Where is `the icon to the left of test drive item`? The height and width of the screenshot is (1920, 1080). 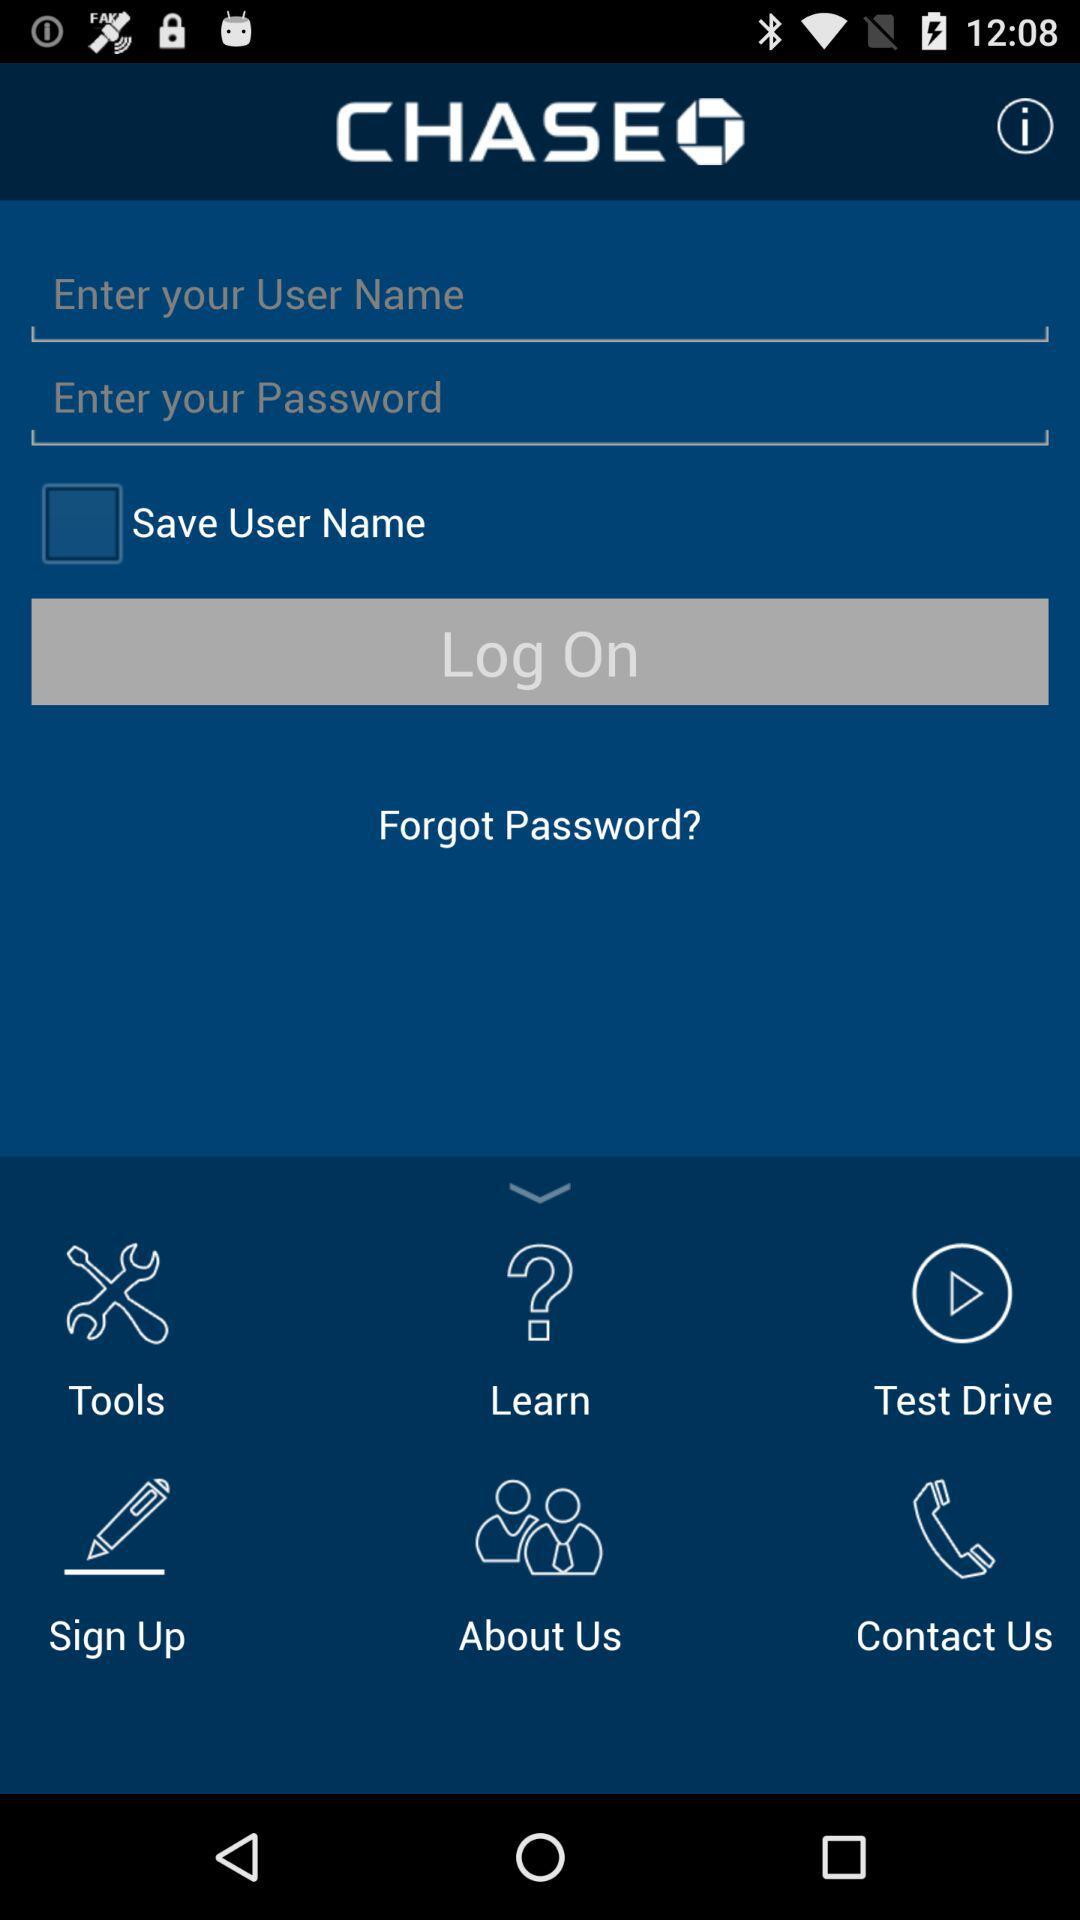 the icon to the left of test drive item is located at coordinates (540, 1327).